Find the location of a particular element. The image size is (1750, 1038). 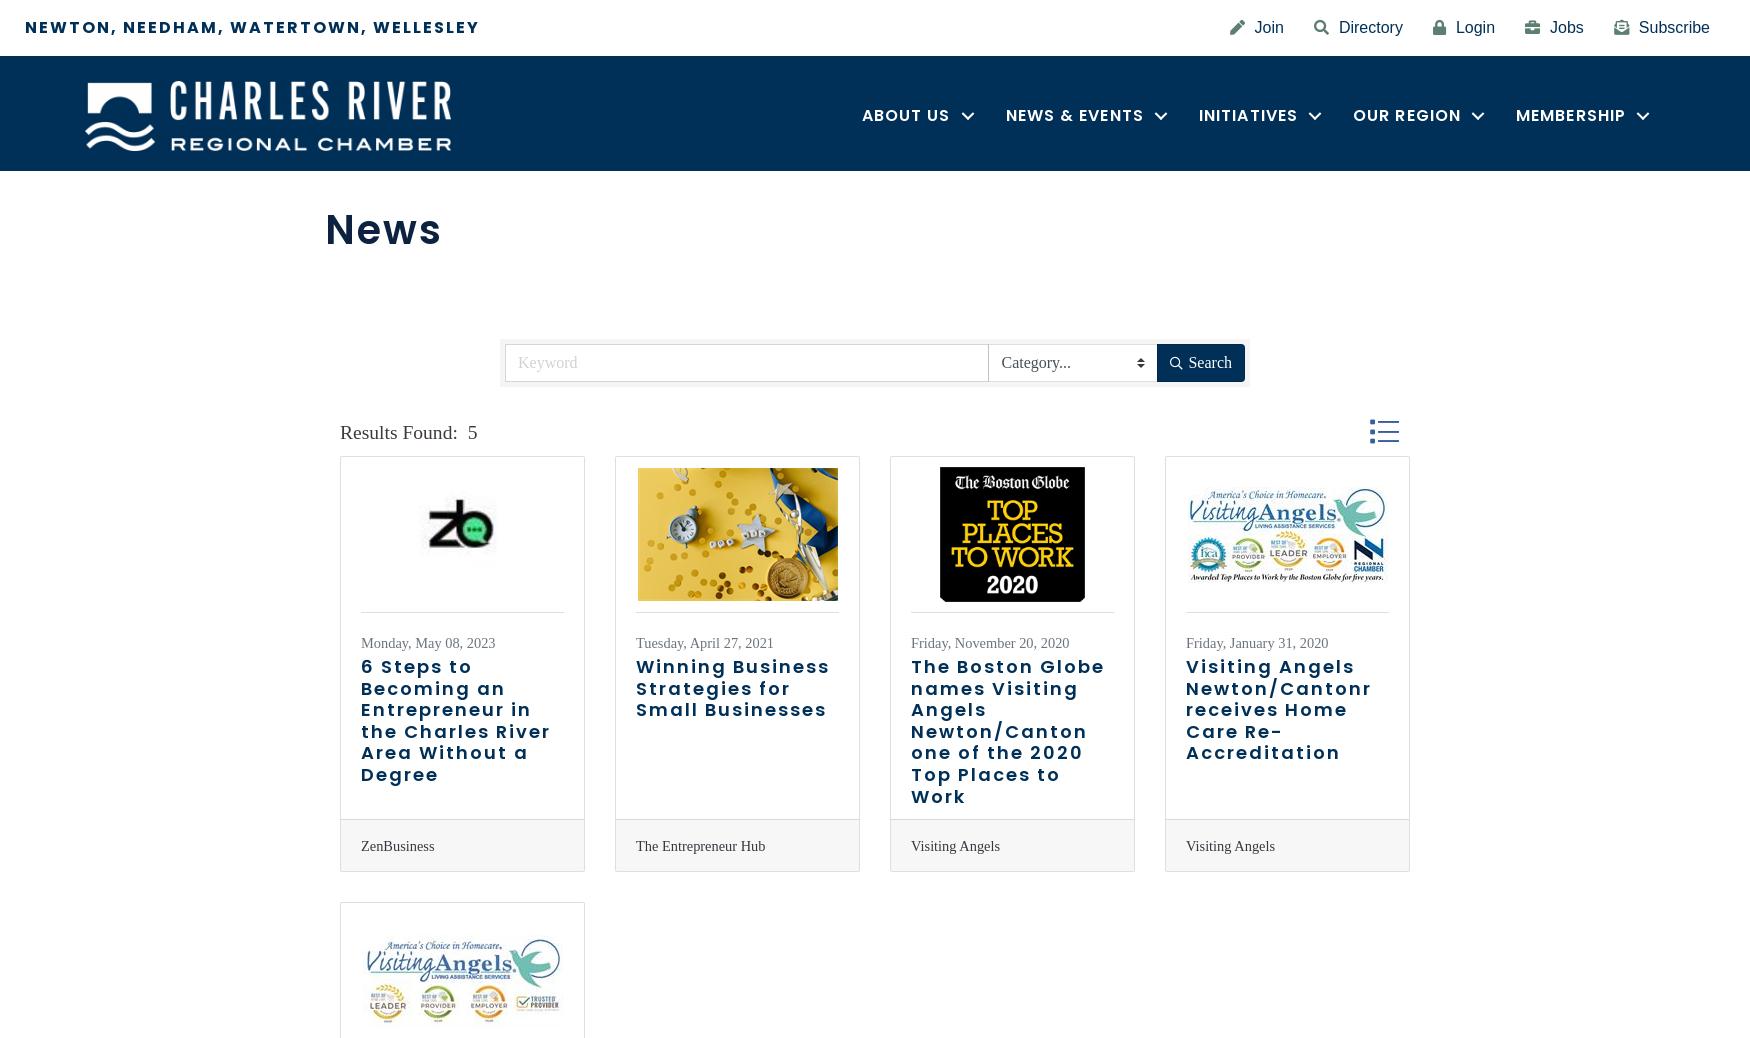

'Winning Business Strategies for Small Businesses' is located at coordinates (733, 686).